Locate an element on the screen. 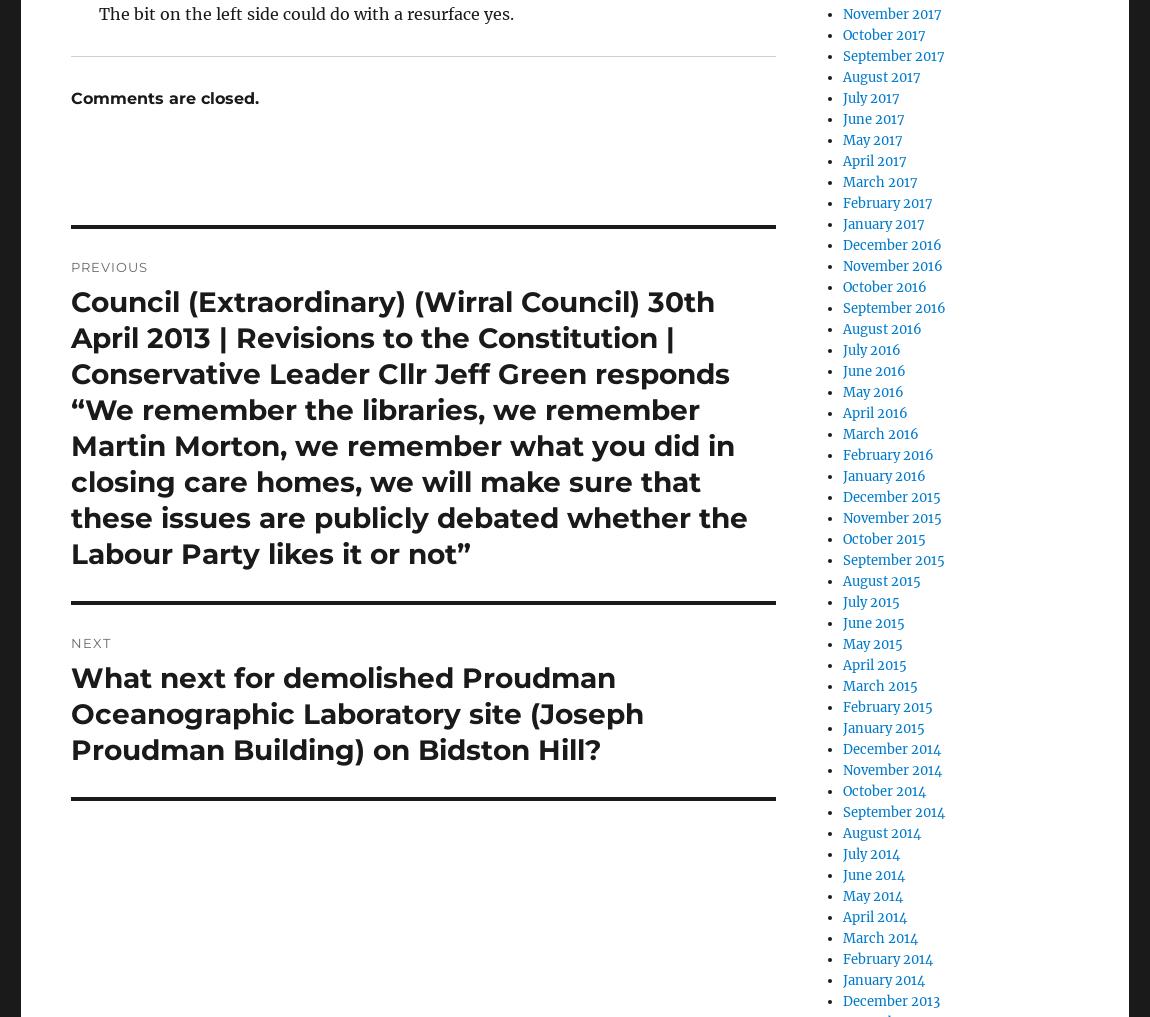 This screenshot has height=1017, width=1150. 'October 2015' is located at coordinates (884, 539).